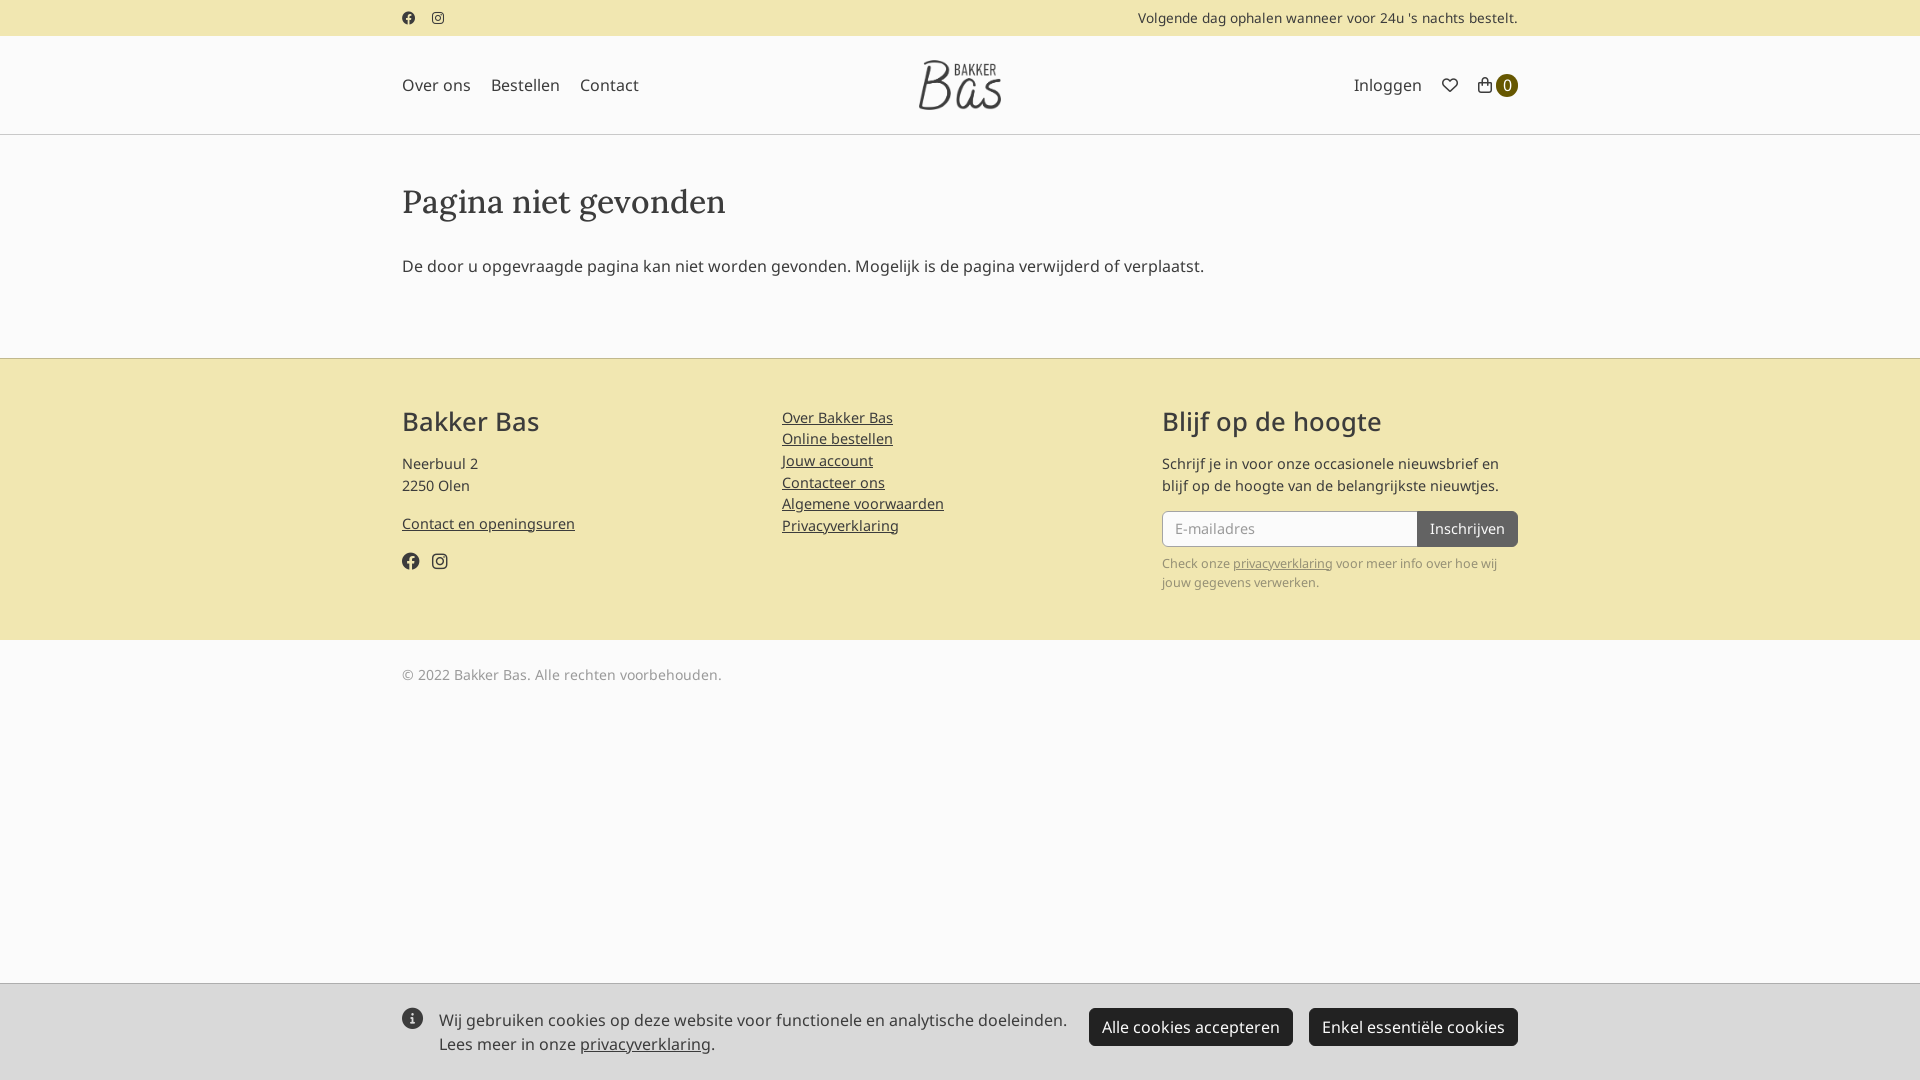 The image size is (1920, 1080). I want to click on 'Inschrijven', so click(1467, 527).